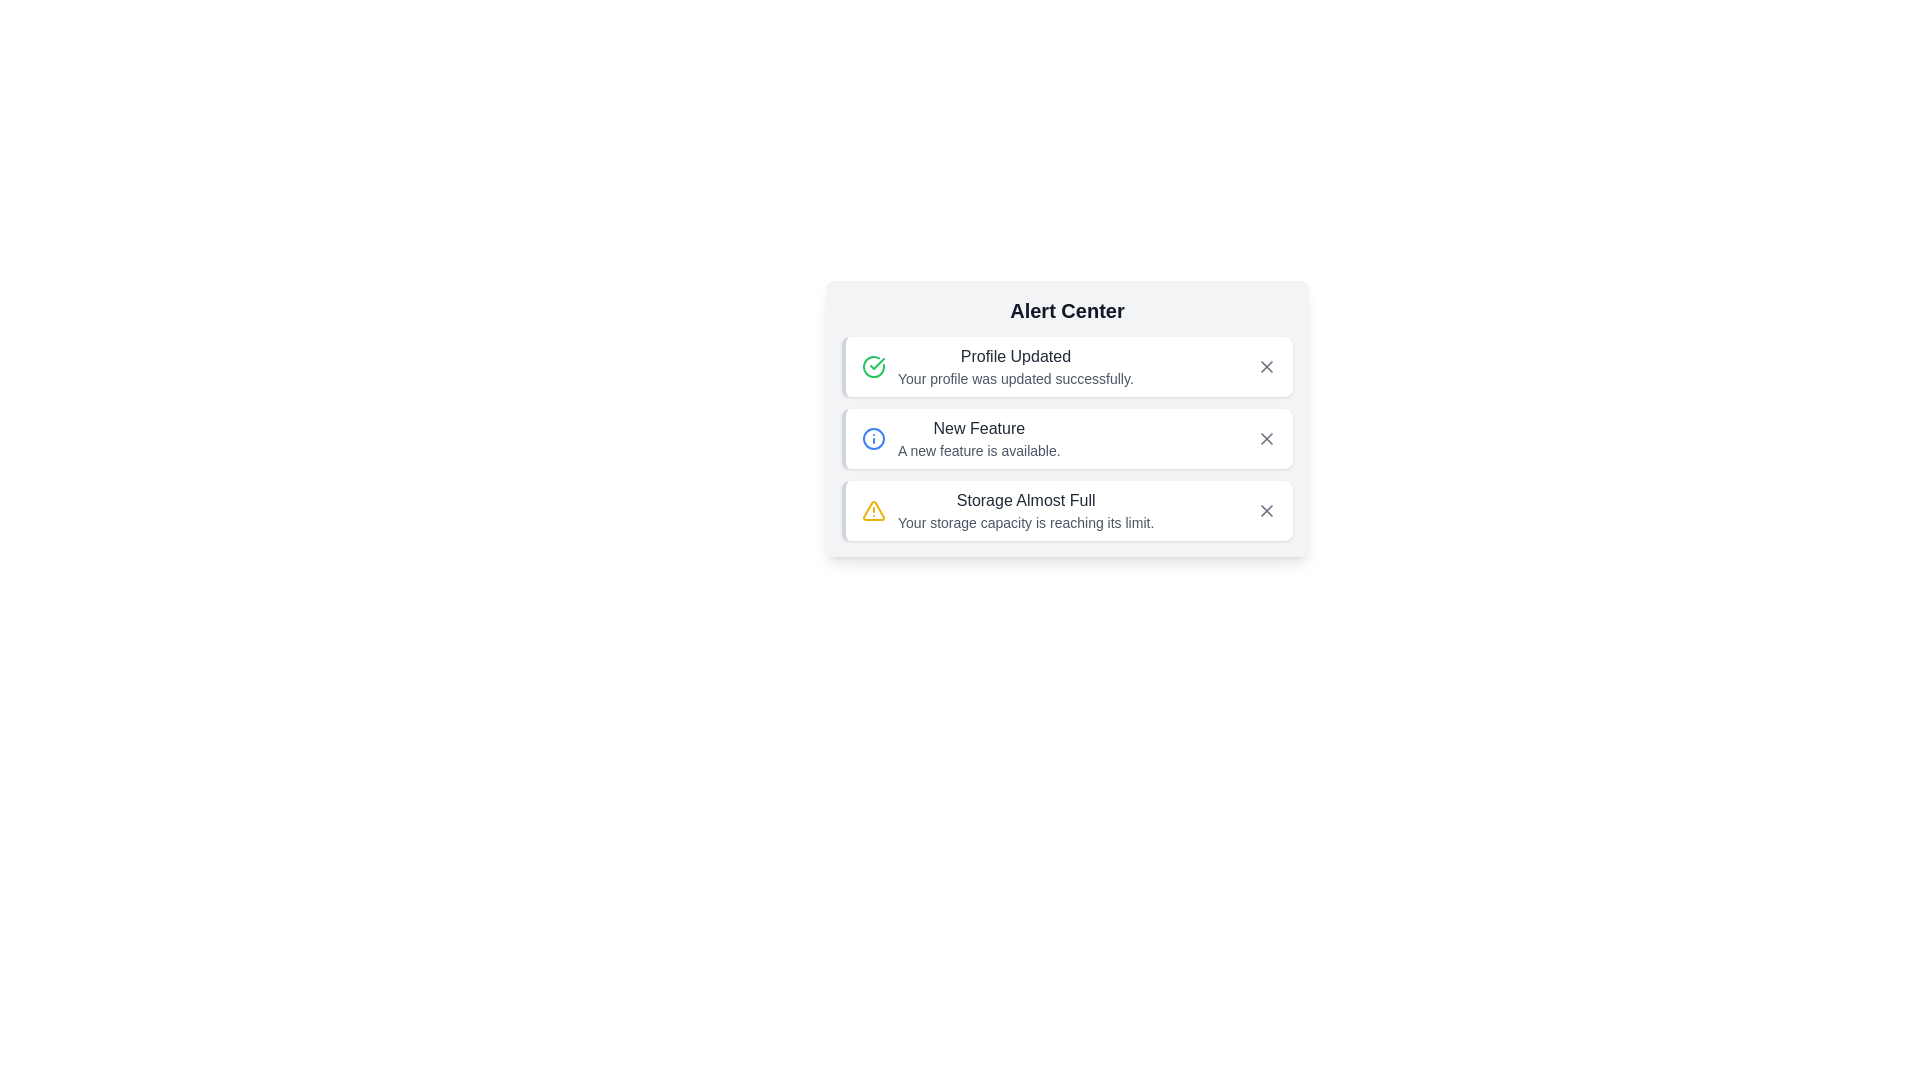 The width and height of the screenshot is (1920, 1080). What do you see at coordinates (1015, 378) in the screenshot?
I see `the text label displaying 'Your profile was updated successfully.' located below the title 'Profile Updated' in the first notification item of the 'Alert Center'` at bounding box center [1015, 378].